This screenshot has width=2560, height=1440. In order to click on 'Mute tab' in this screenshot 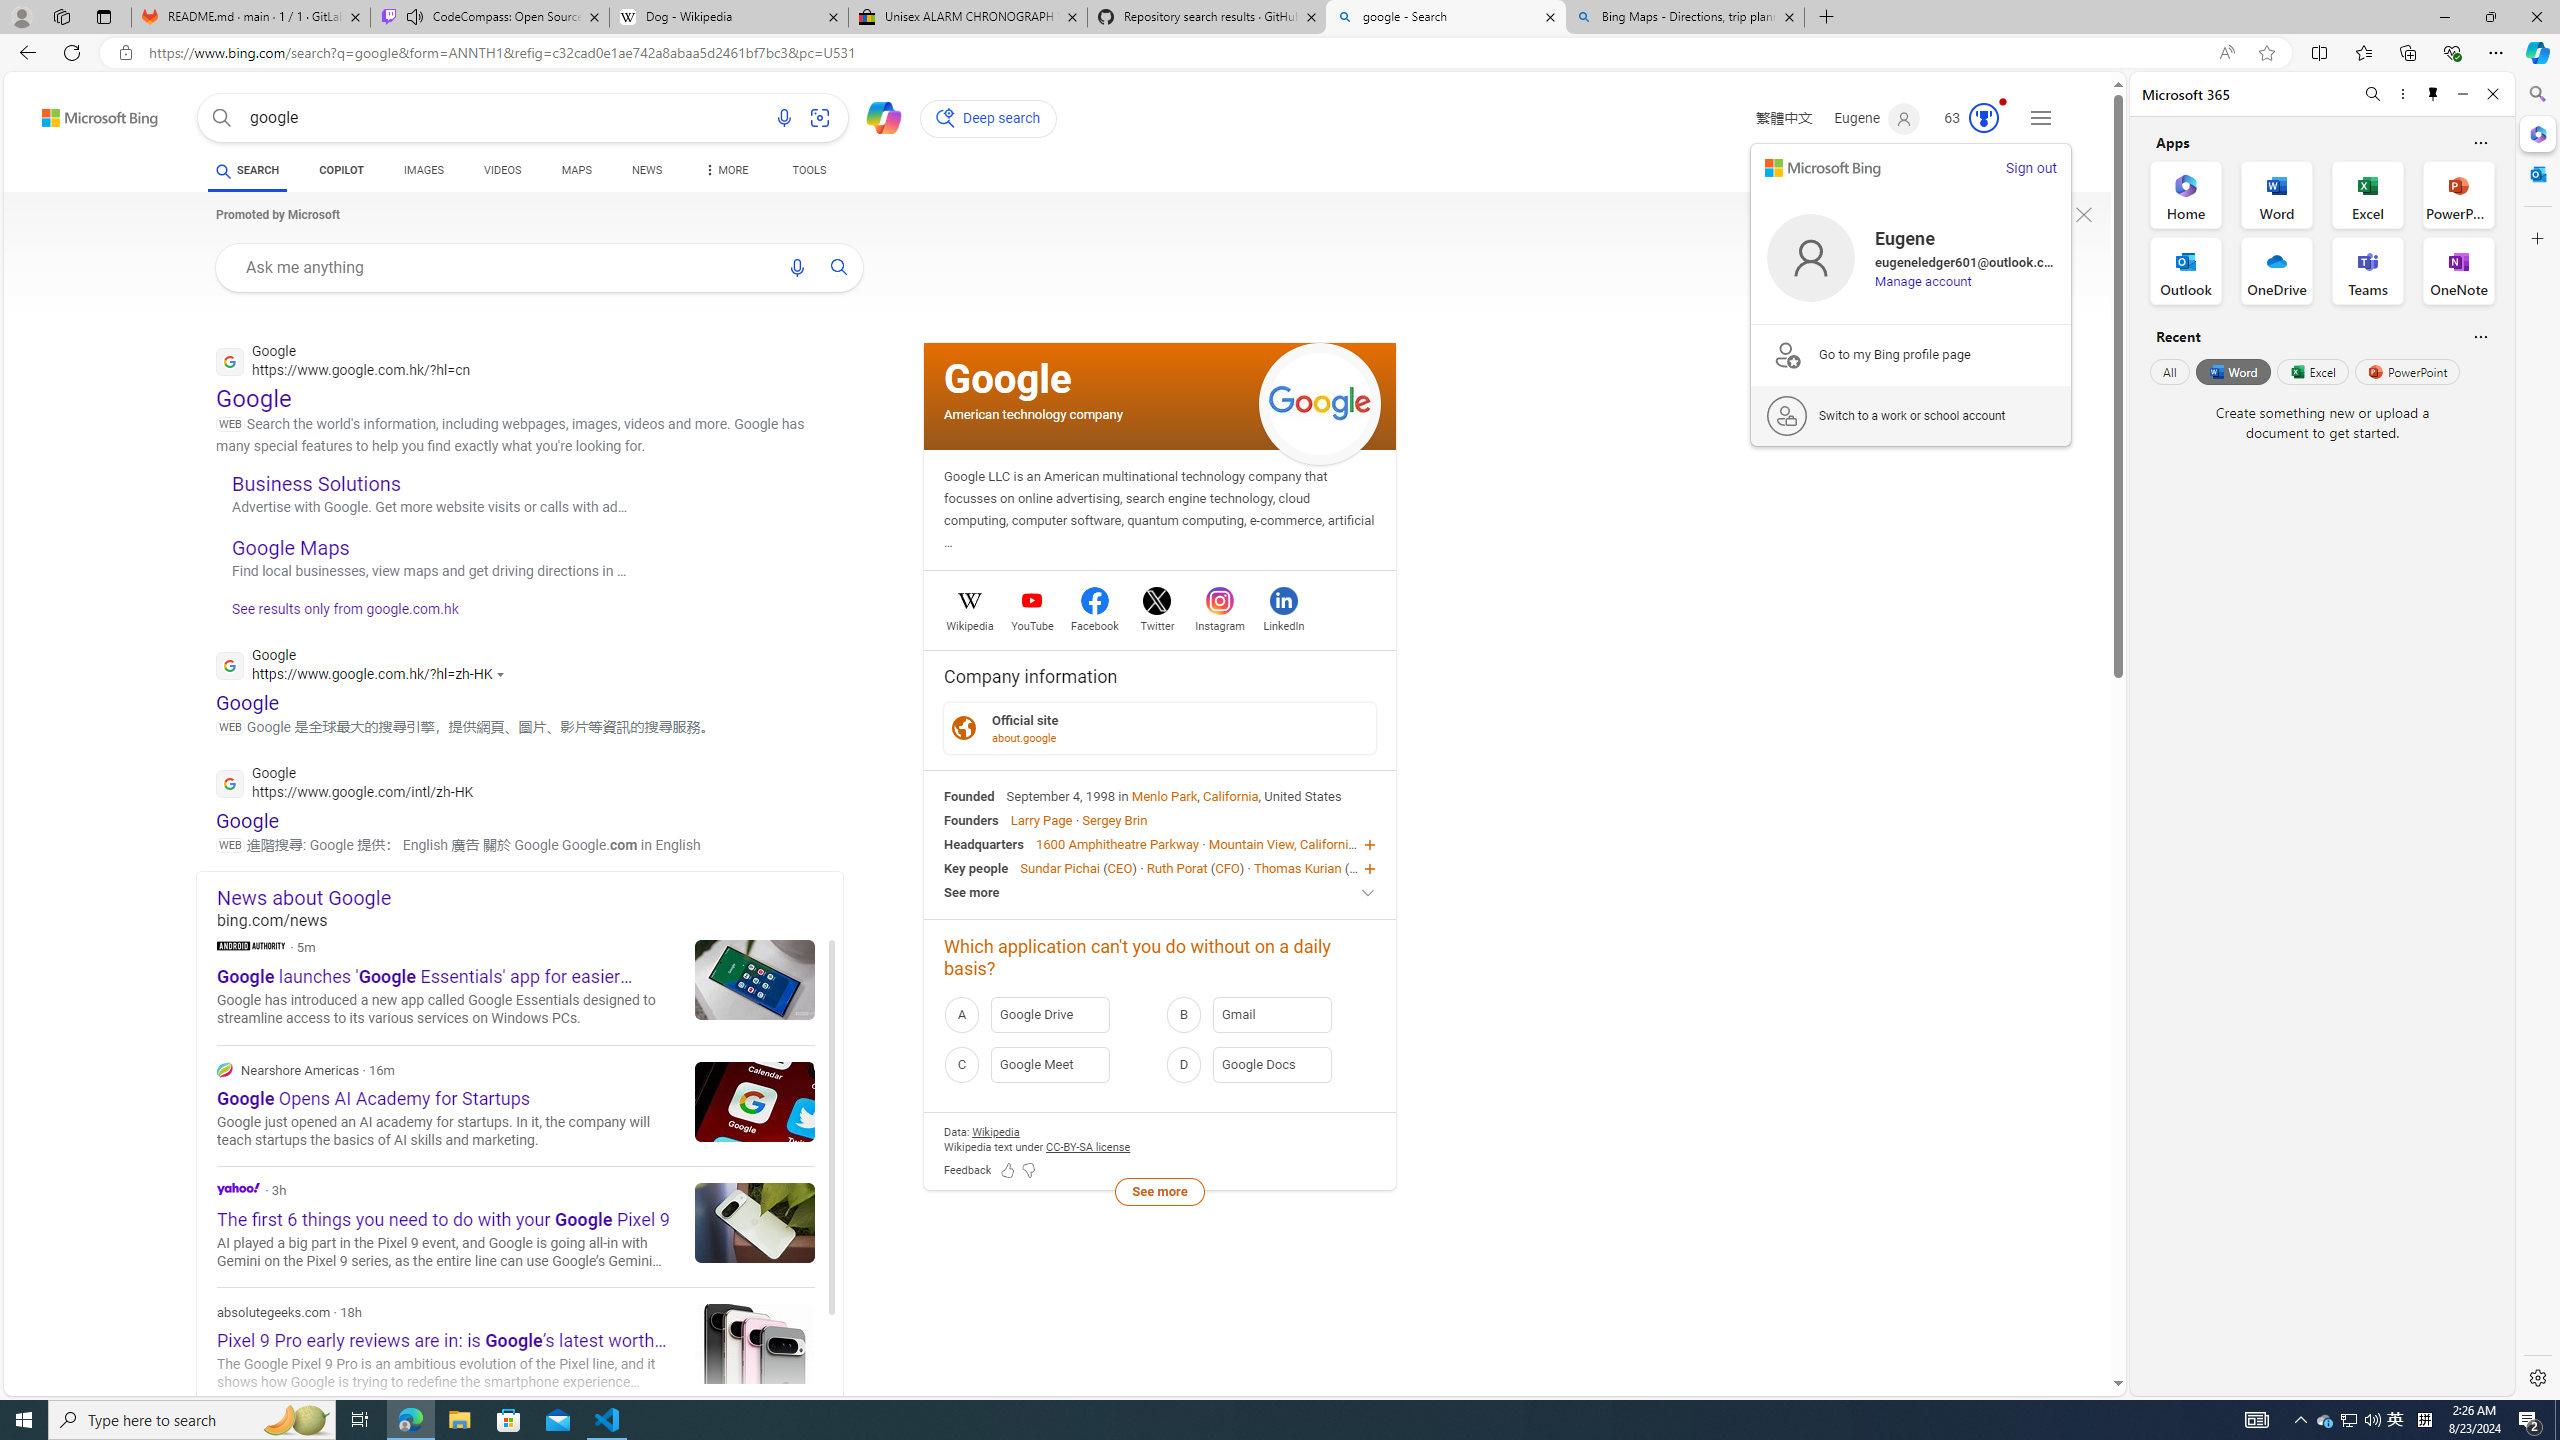, I will do `click(413, 15)`.